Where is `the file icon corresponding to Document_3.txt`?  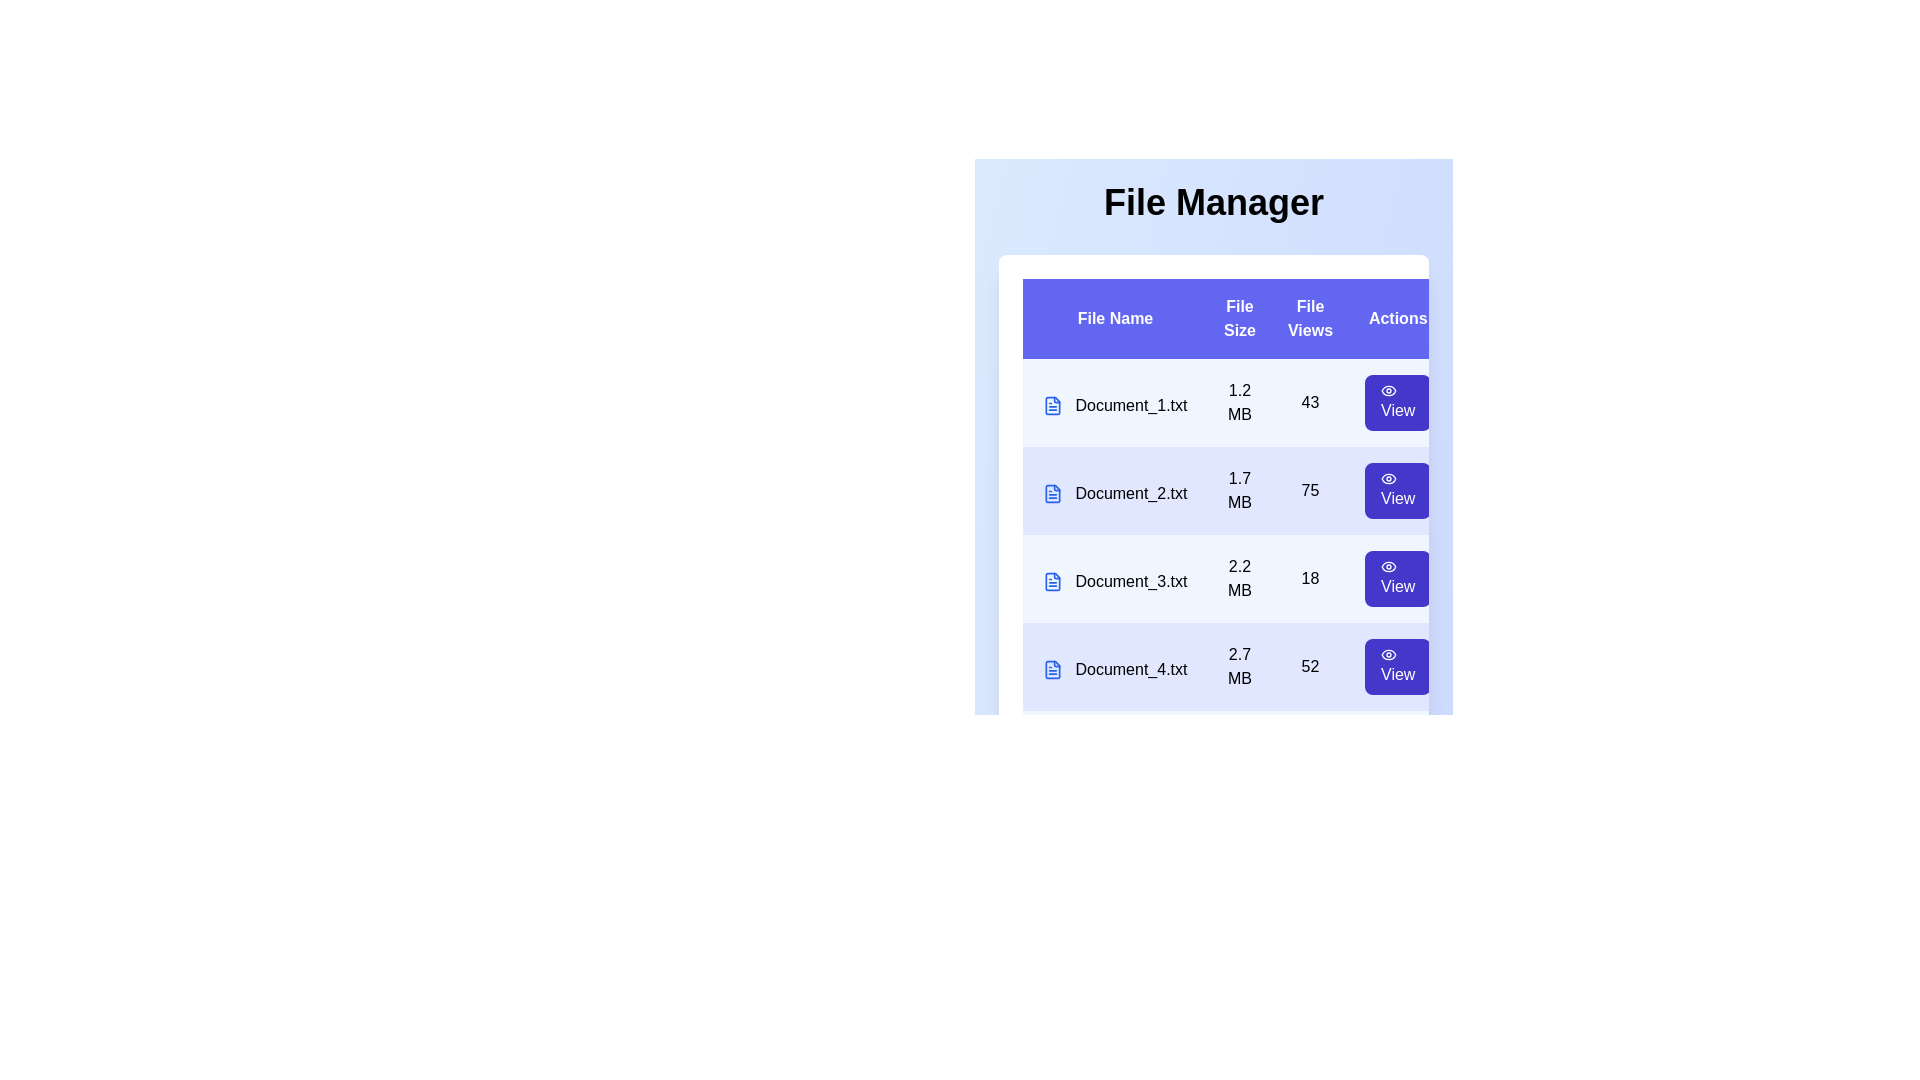 the file icon corresponding to Document_3.txt is located at coordinates (1051, 582).